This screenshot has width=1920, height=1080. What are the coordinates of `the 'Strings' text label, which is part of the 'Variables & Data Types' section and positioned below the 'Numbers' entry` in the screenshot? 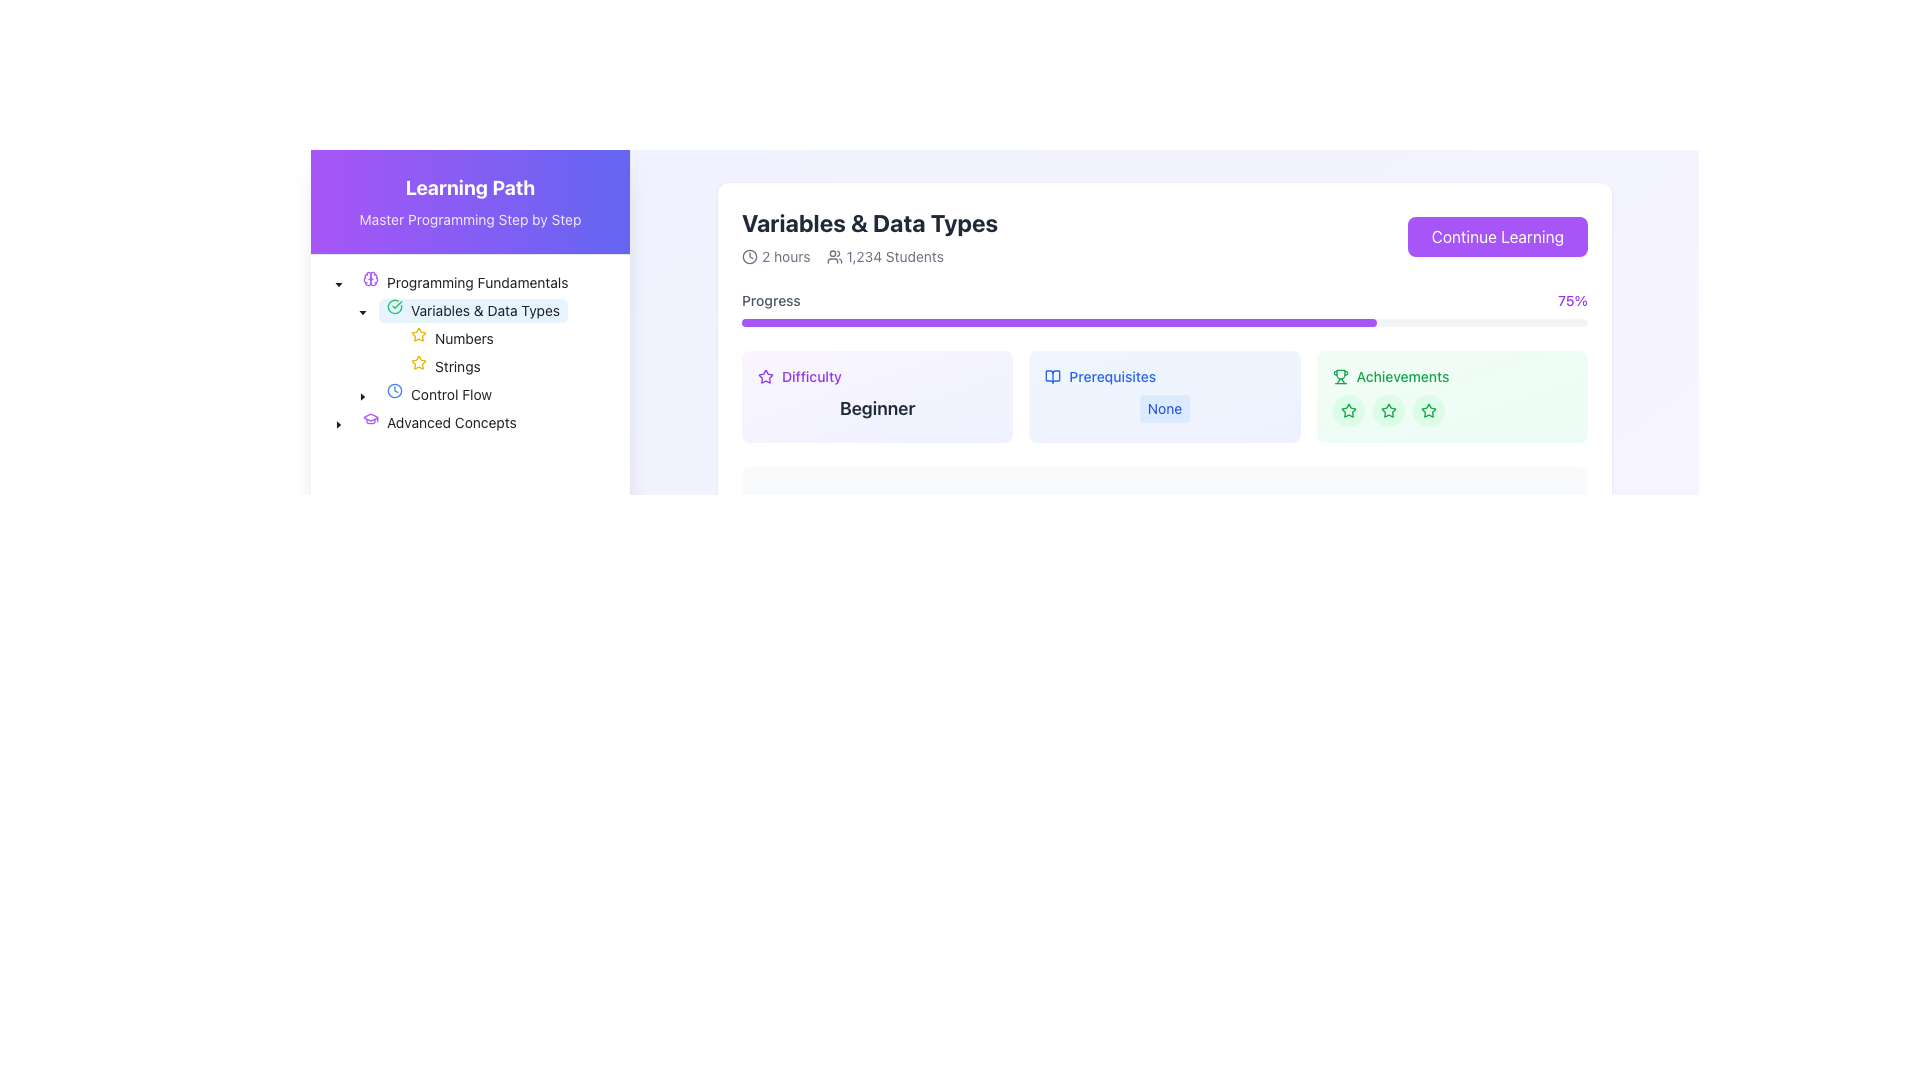 It's located at (456, 366).